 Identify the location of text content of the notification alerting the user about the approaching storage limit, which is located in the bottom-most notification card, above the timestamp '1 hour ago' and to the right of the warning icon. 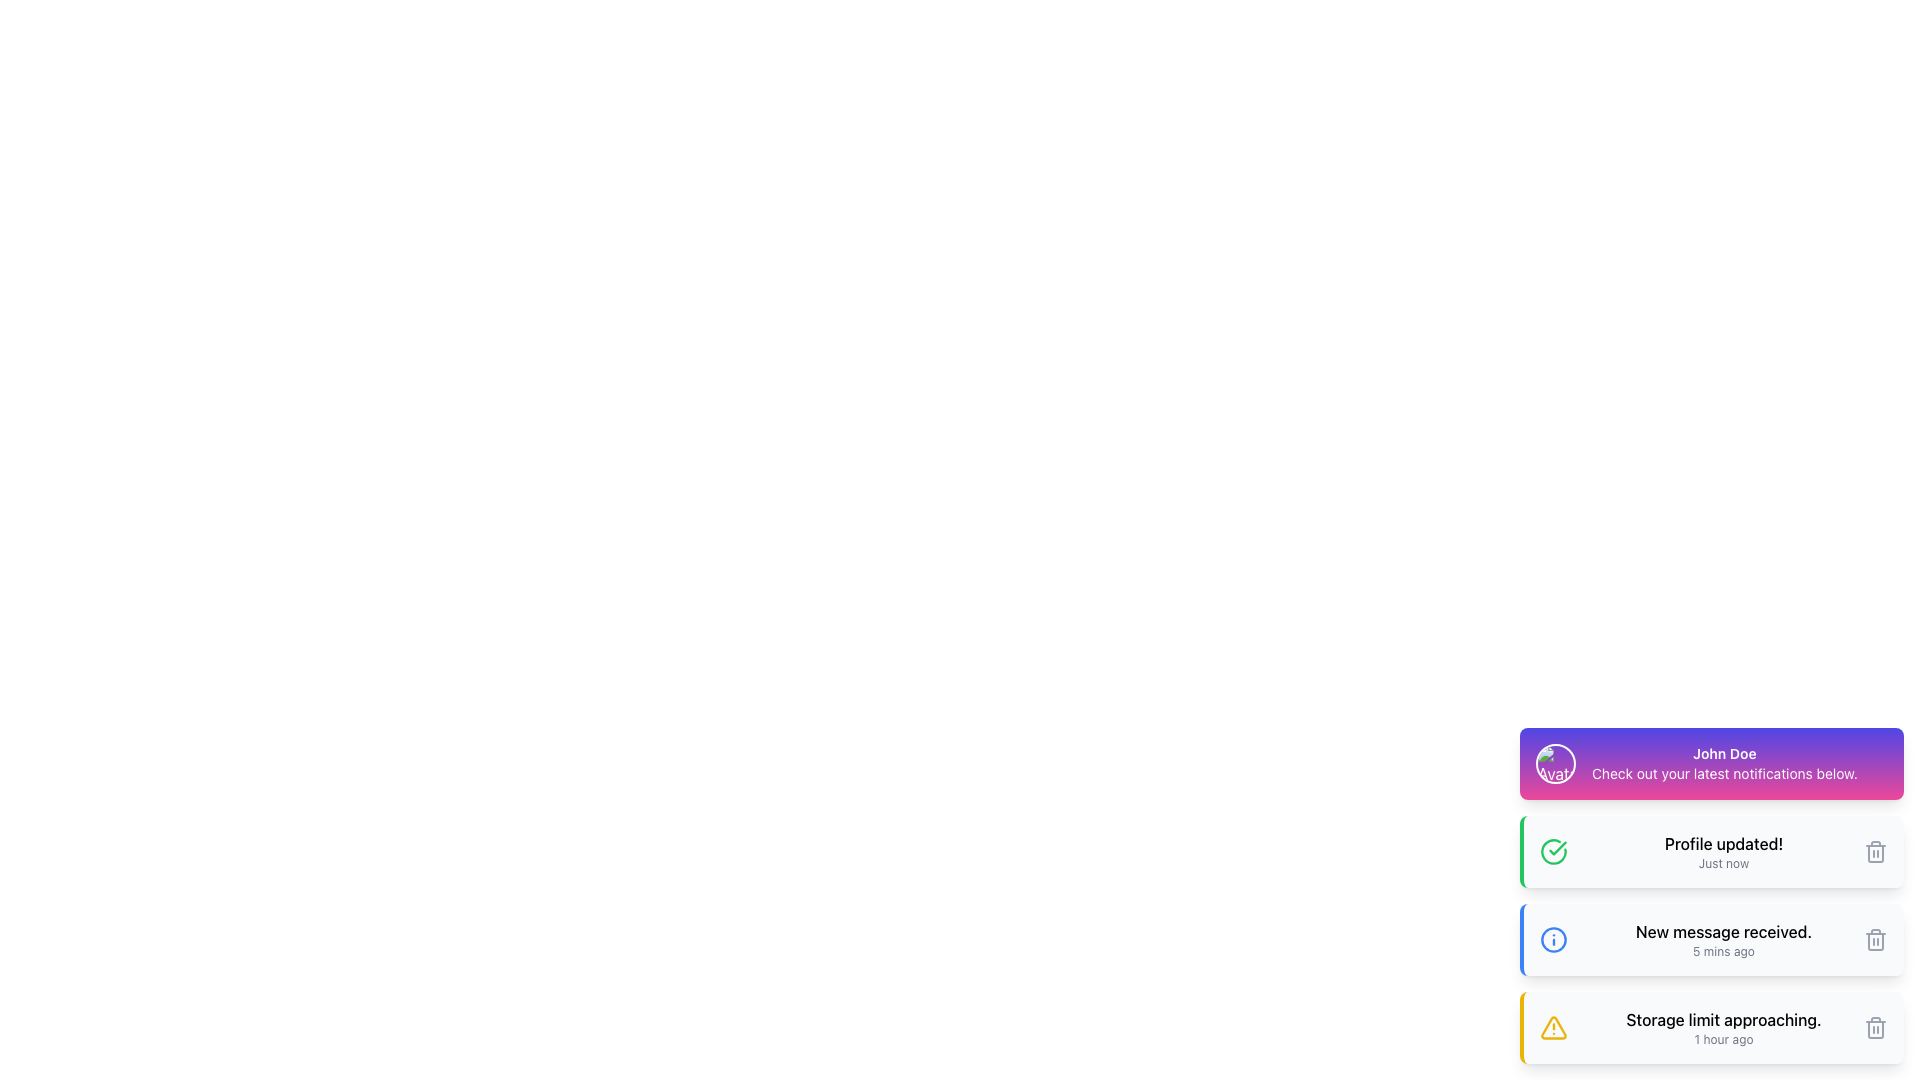
(1722, 1019).